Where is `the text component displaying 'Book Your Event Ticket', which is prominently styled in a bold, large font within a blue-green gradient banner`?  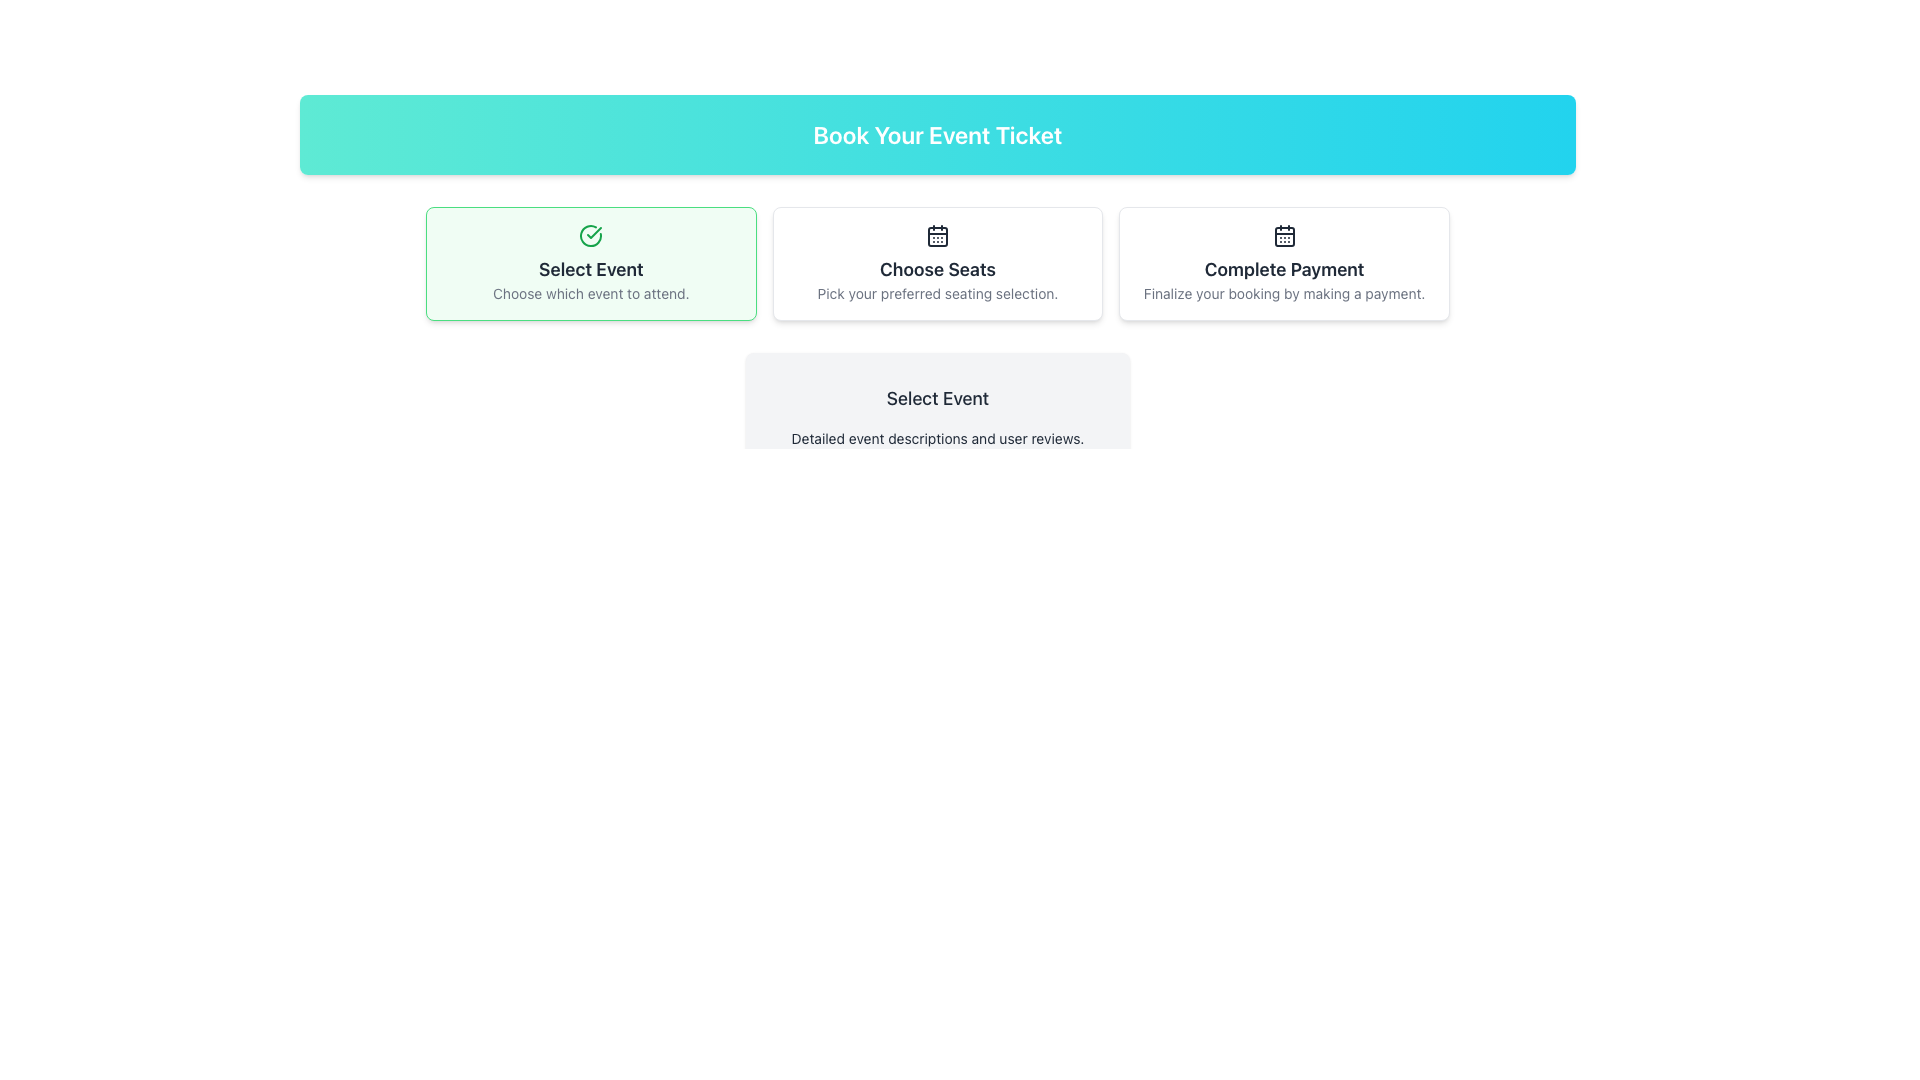 the text component displaying 'Book Your Event Ticket', which is prominently styled in a bold, large font within a blue-green gradient banner is located at coordinates (936, 135).